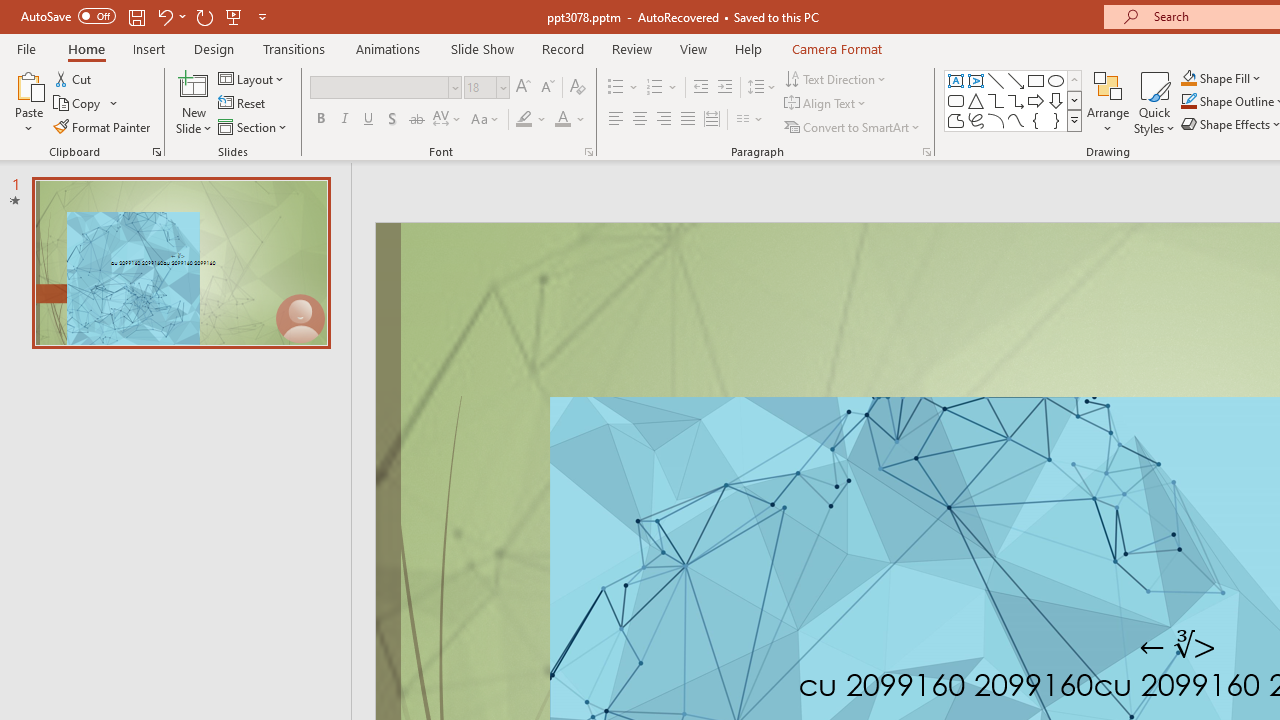 This screenshot has height=720, width=1280. Describe the element at coordinates (1178, 646) in the screenshot. I see `'TextBox 7'` at that location.